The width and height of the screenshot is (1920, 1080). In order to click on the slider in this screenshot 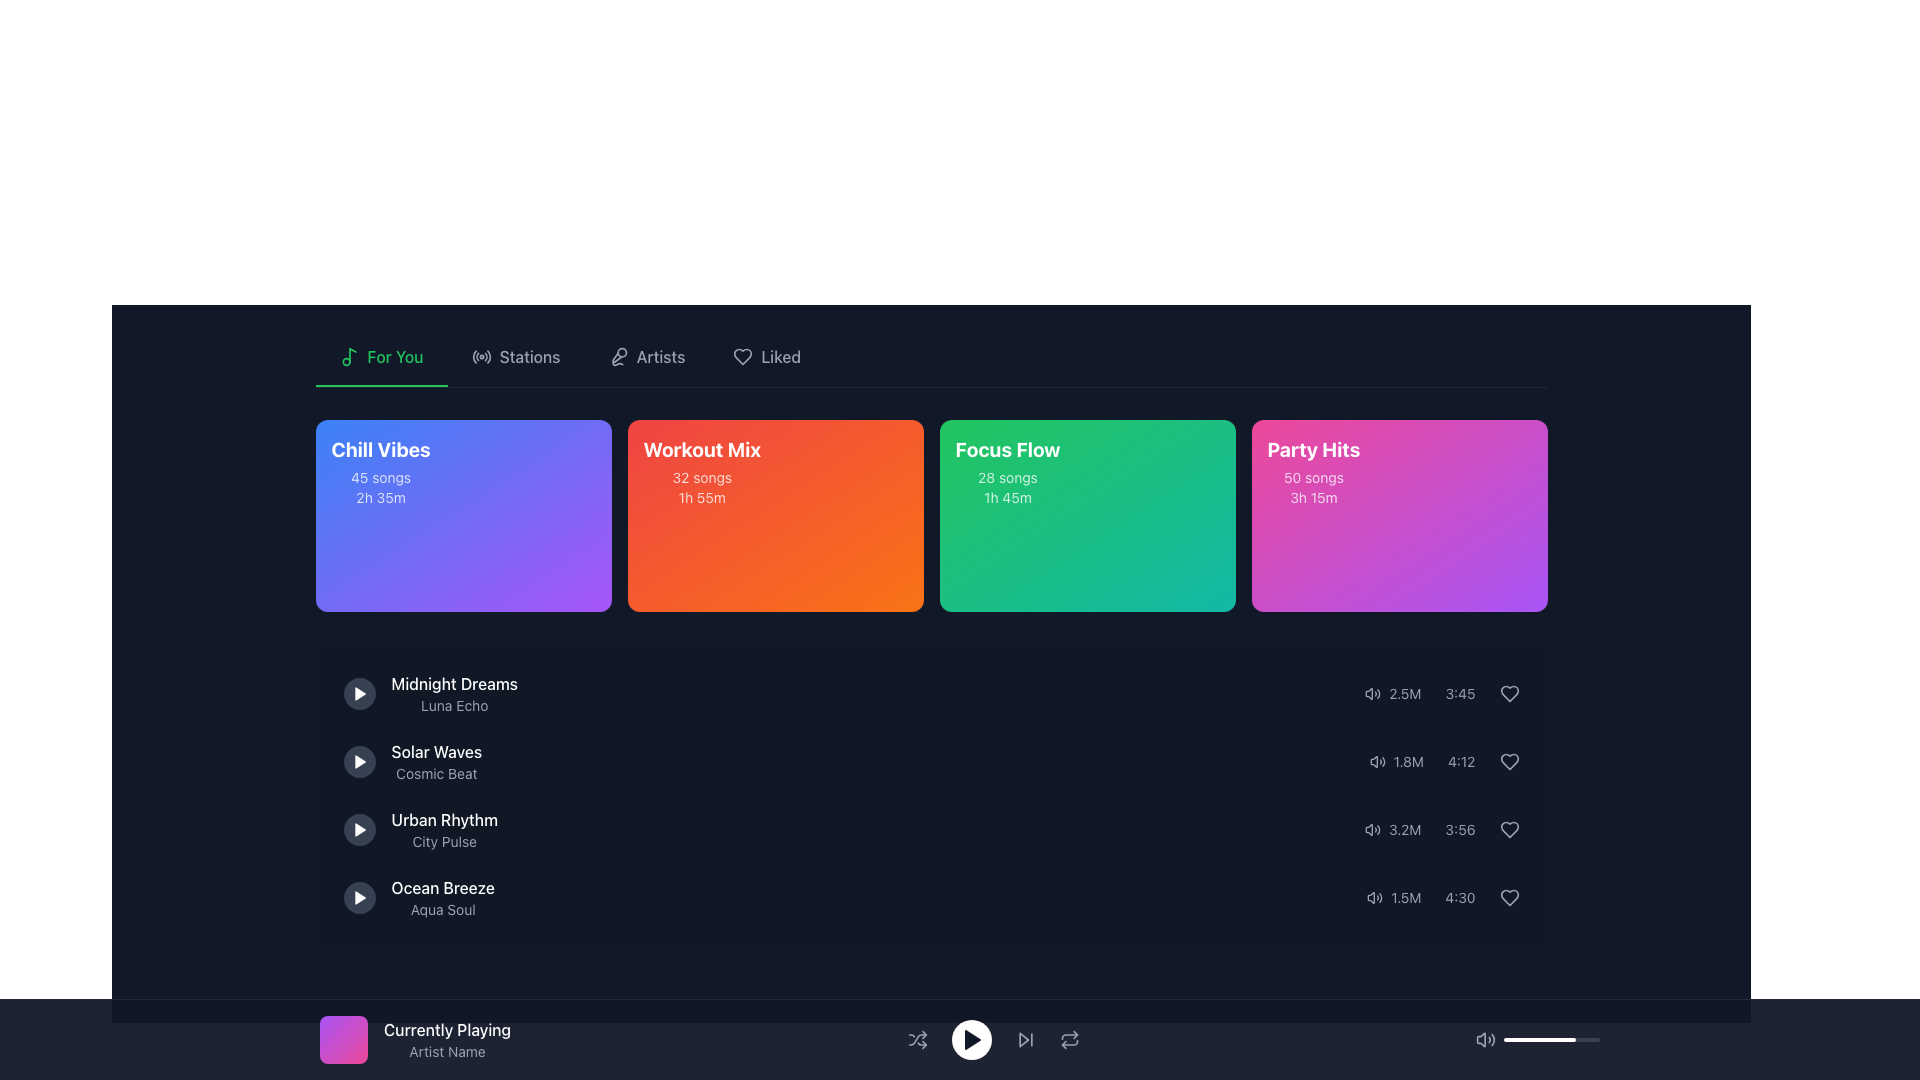, I will do `click(1505, 1039)`.